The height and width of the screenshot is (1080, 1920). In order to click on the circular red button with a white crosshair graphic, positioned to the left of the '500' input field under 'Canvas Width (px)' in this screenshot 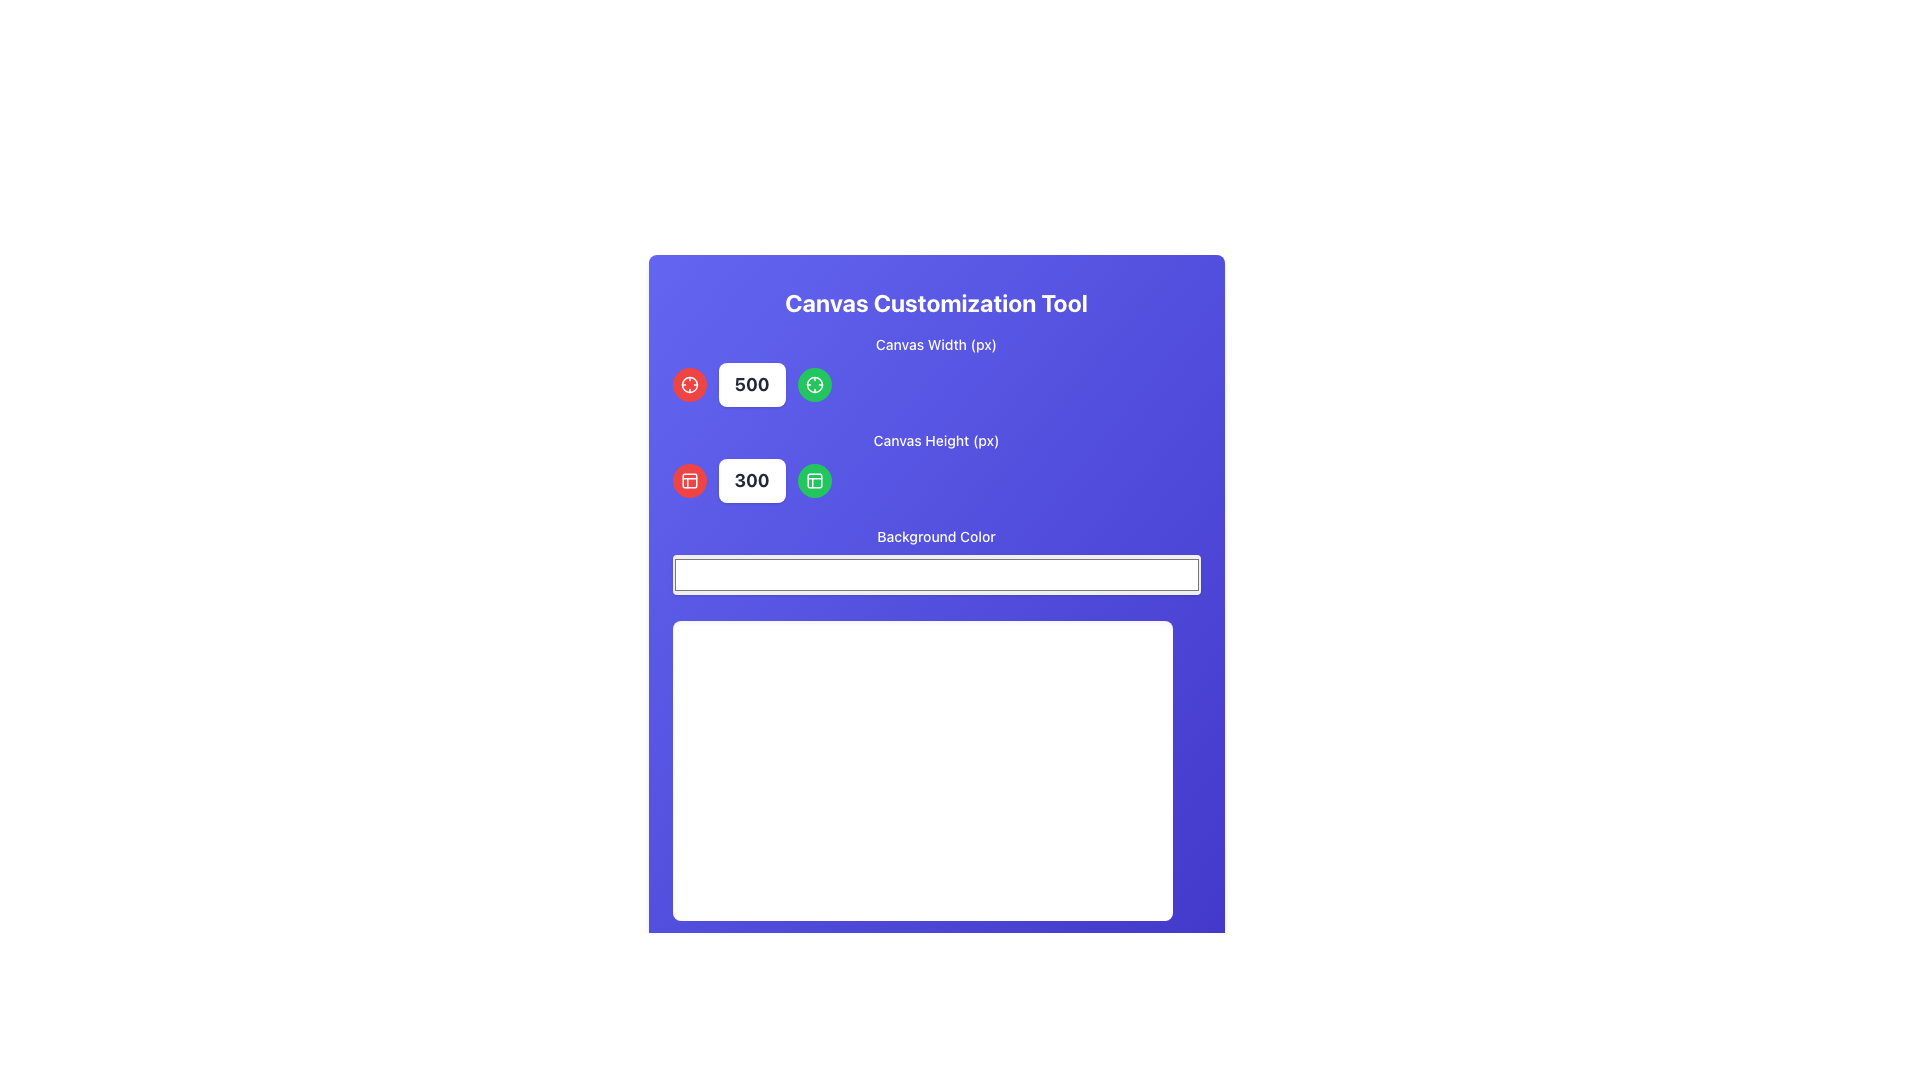, I will do `click(689, 385)`.